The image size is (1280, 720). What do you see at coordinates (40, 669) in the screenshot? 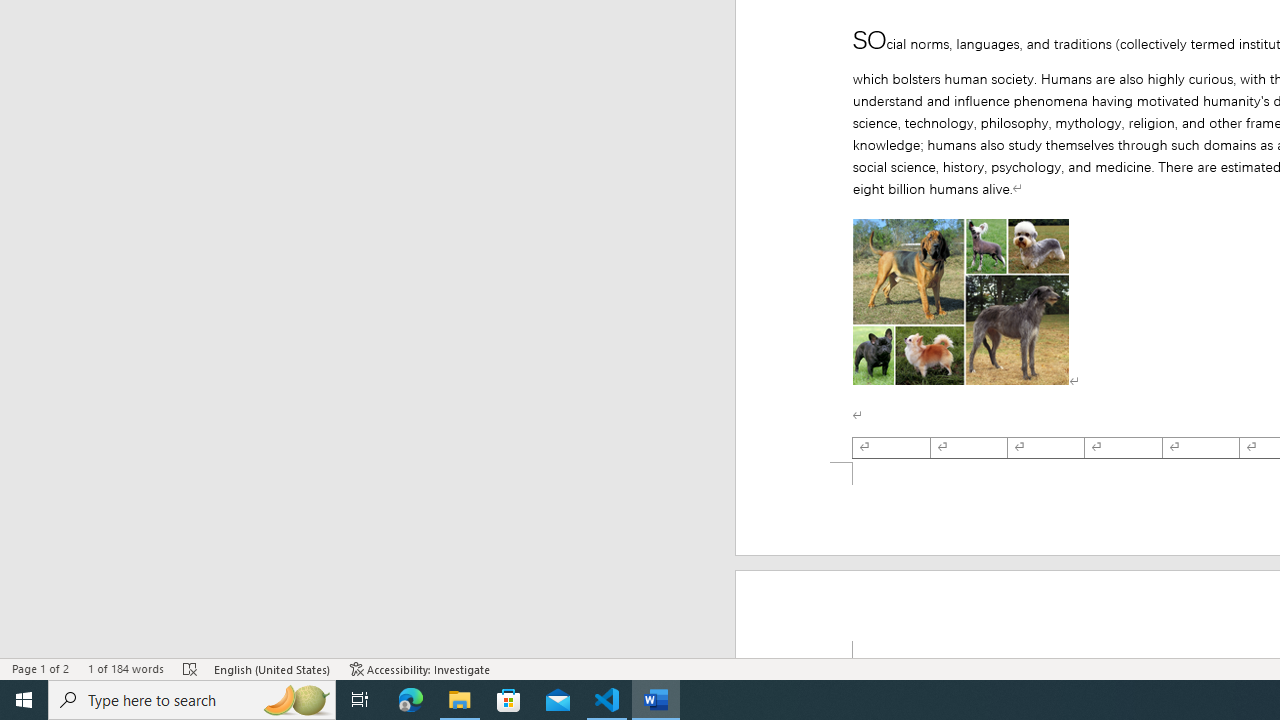
I see `'Page Number Page 1 of 2'` at bounding box center [40, 669].